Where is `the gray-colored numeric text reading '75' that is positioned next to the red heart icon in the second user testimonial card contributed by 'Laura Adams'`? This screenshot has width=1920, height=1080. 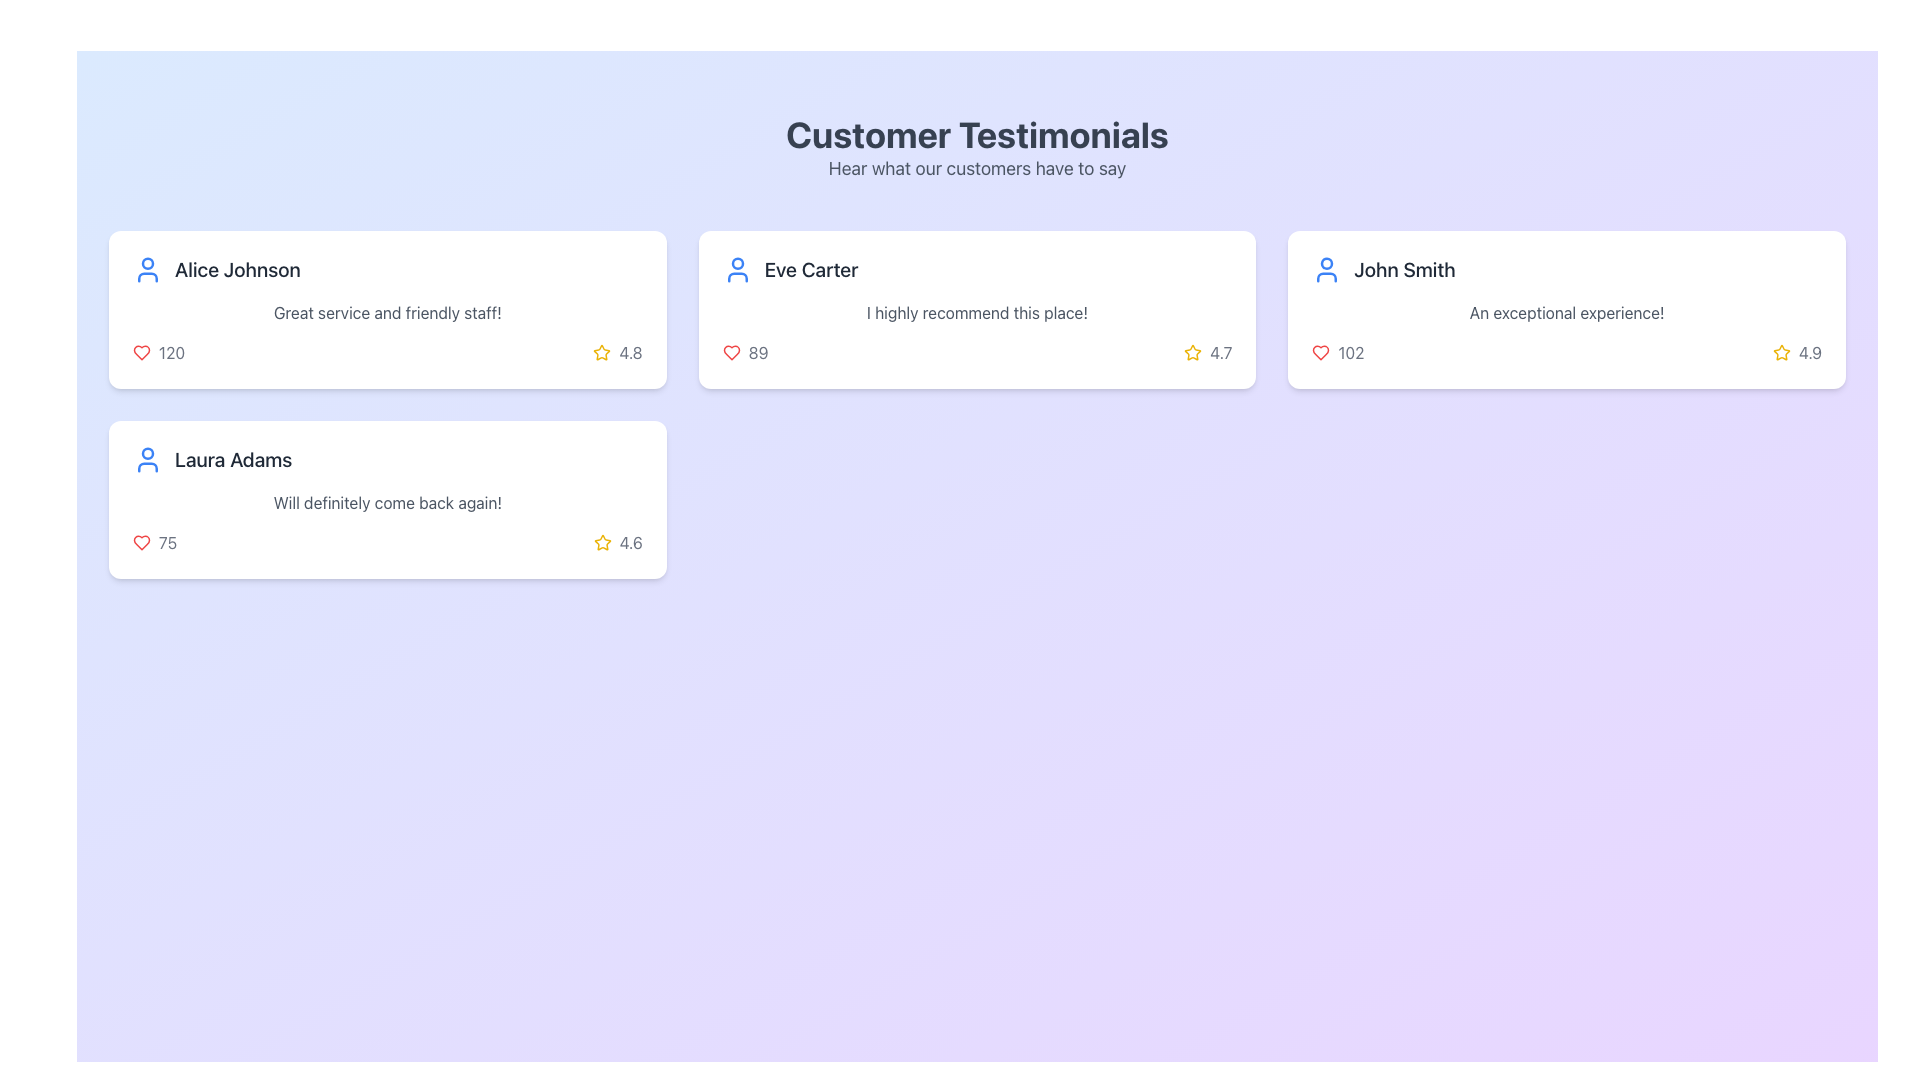 the gray-colored numeric text reading '75' that is positioned next to the red heart icon in the second user testimonial card contributed by 'Laura Adams' is located at coordinates (168, 543).